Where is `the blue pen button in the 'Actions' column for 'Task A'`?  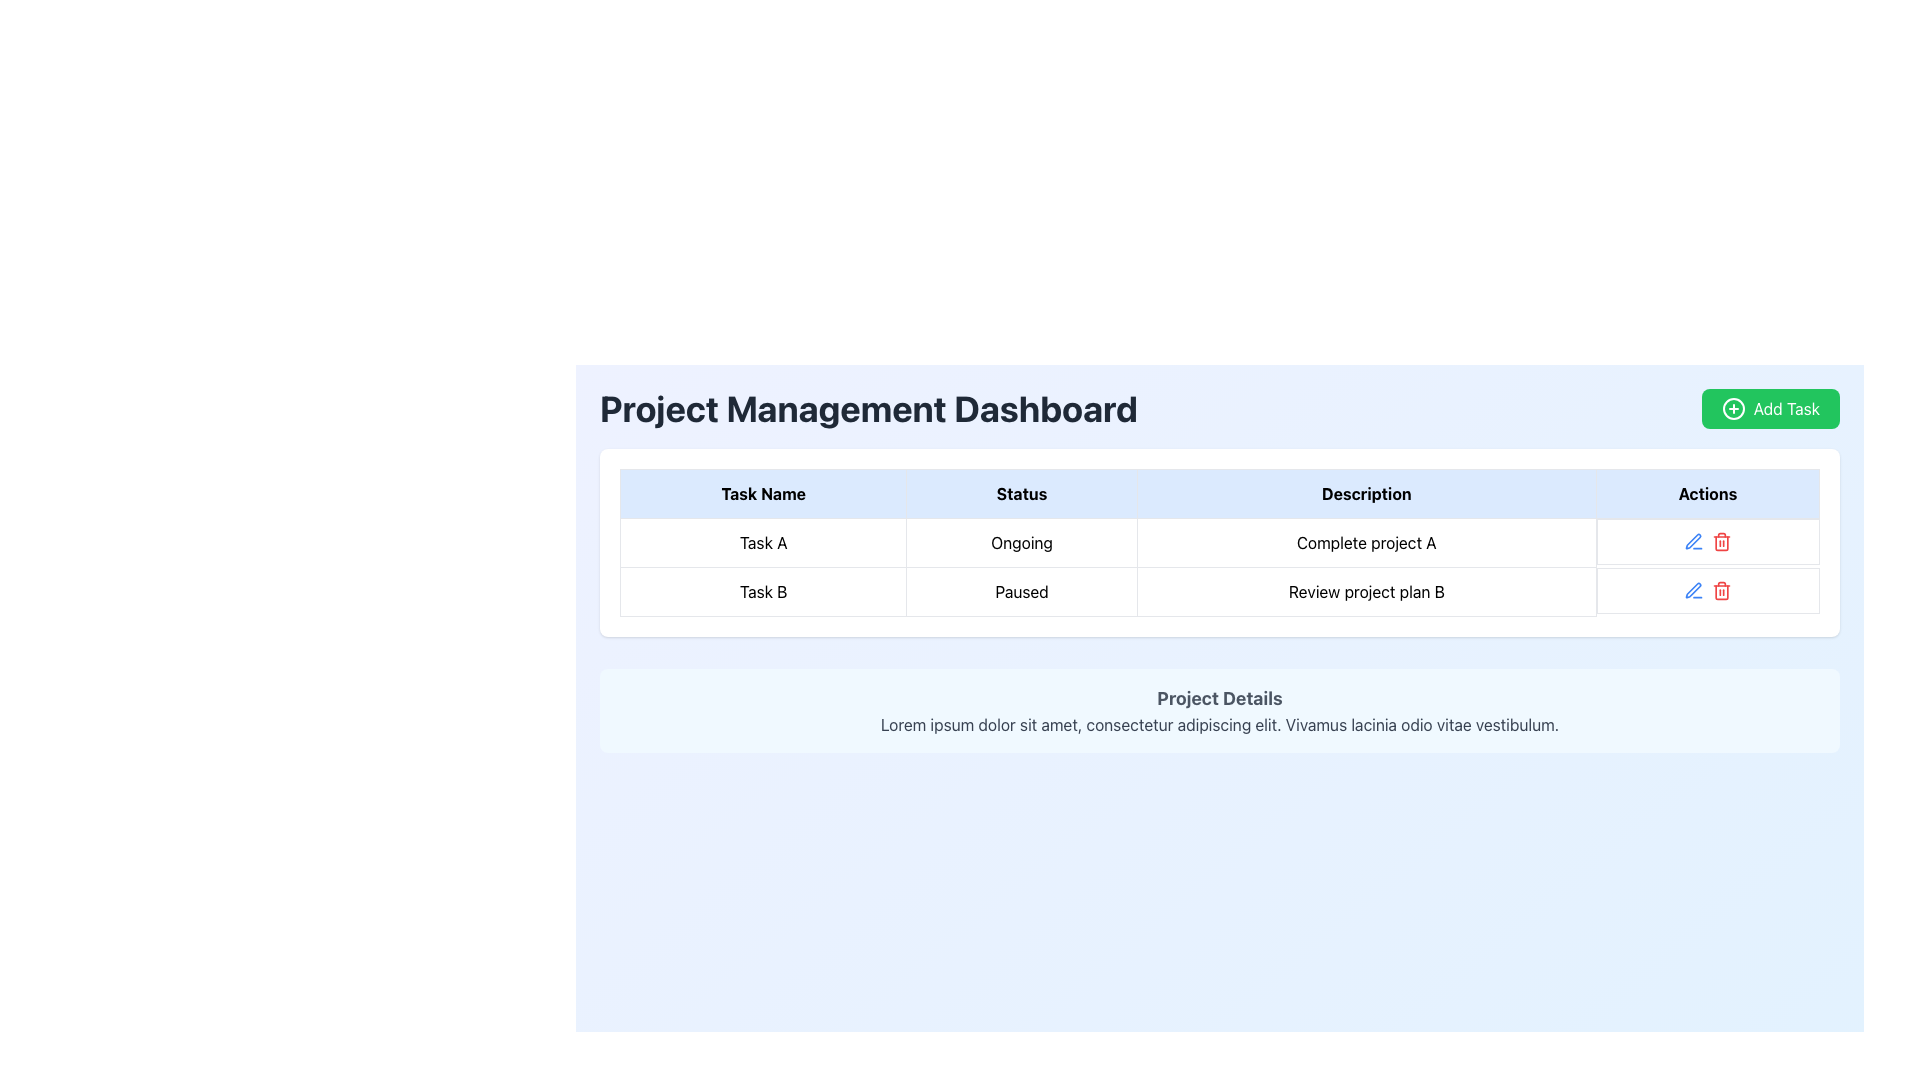
the blue pen button in the 'Actions' column for 'Task A' is located at coordinates (1693, 589).